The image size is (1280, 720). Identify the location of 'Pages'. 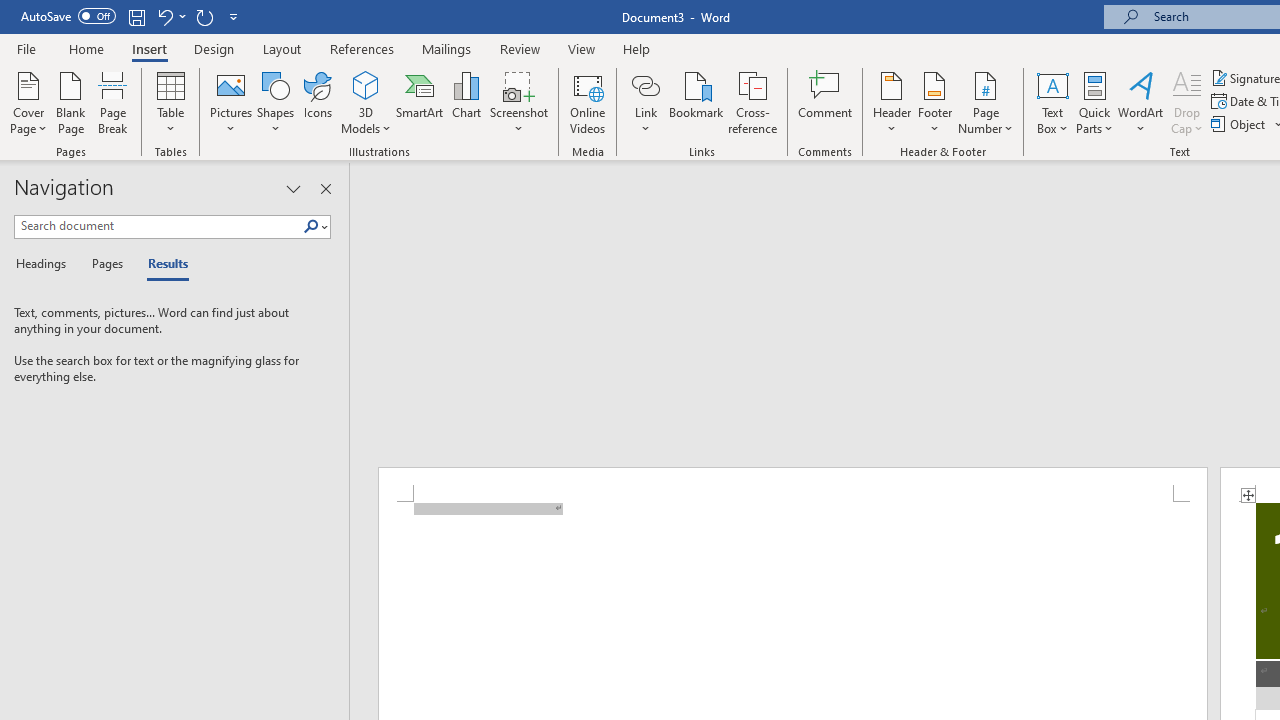
(104, 264).